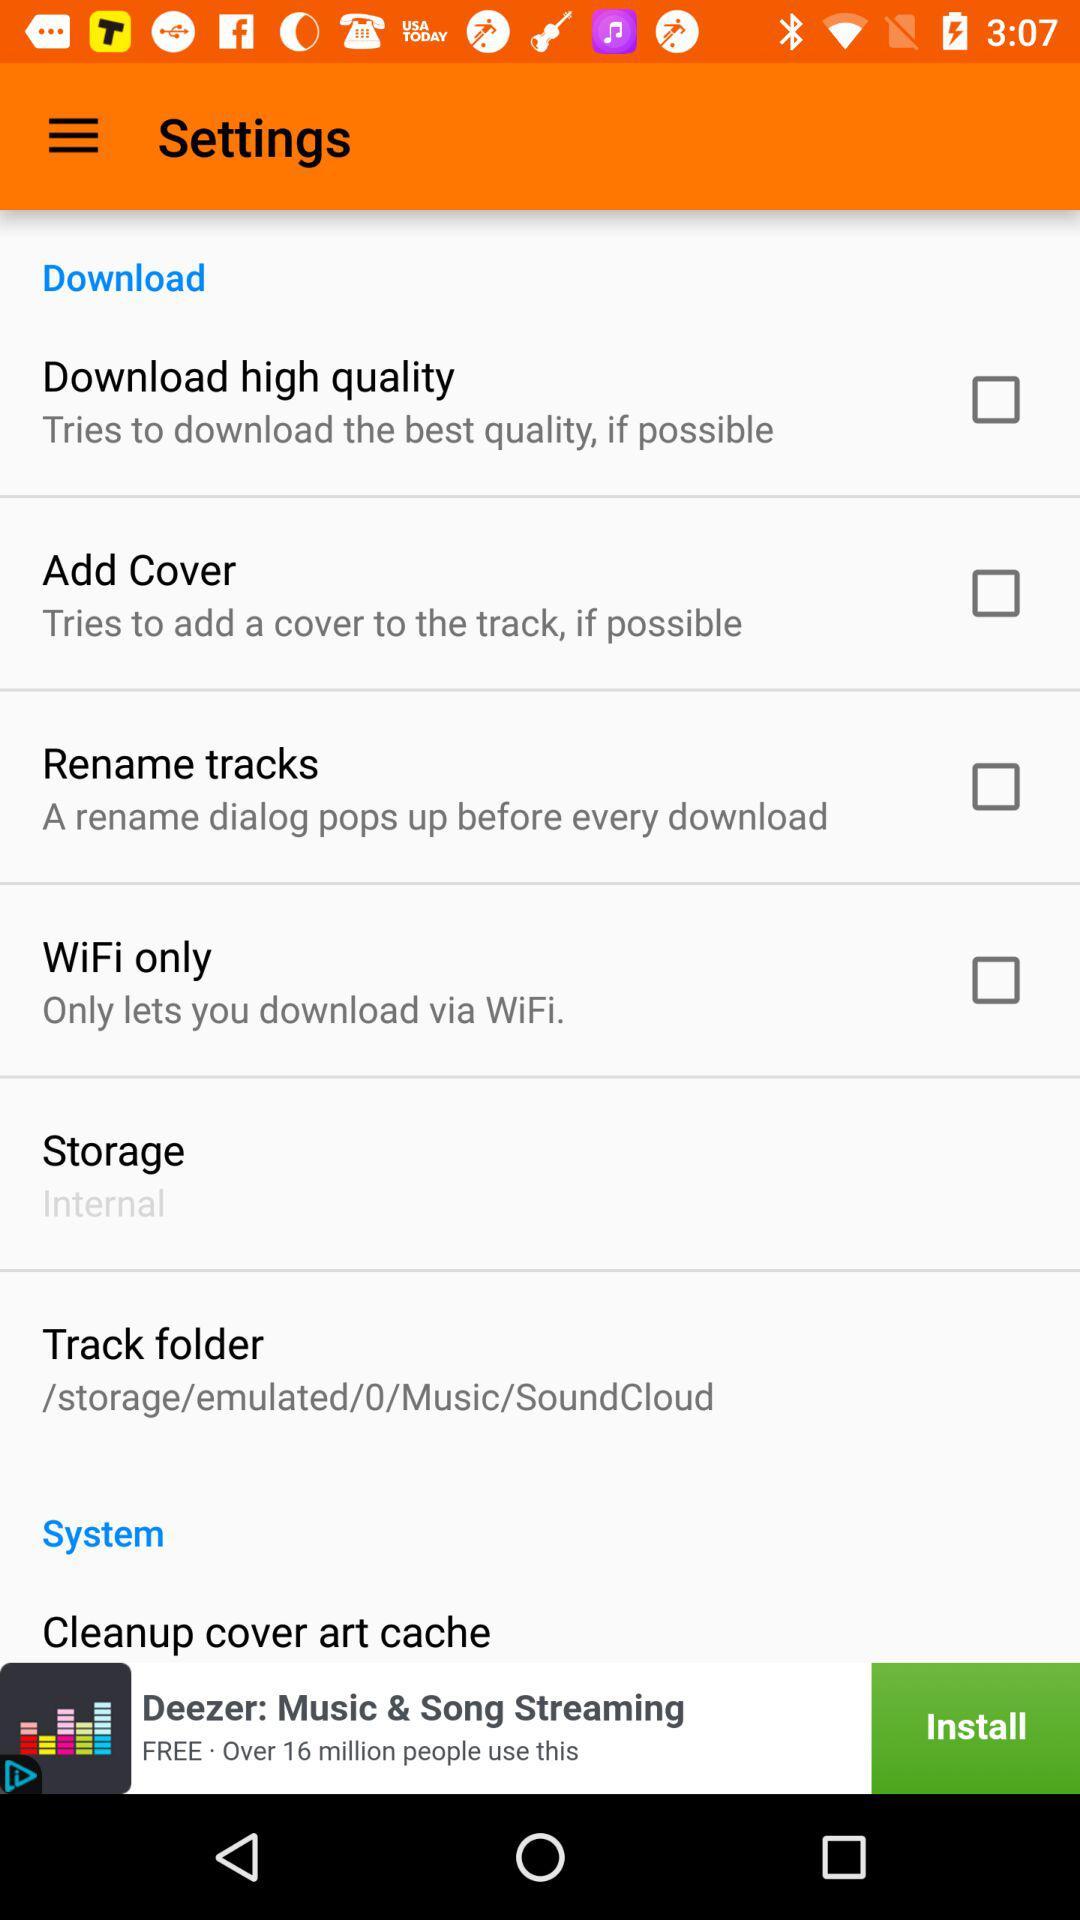 The image size is (1080, 1920). Describe the element at coordinates (303, 1008) in the screenshot. I see `the item above the storage icon` at that location.